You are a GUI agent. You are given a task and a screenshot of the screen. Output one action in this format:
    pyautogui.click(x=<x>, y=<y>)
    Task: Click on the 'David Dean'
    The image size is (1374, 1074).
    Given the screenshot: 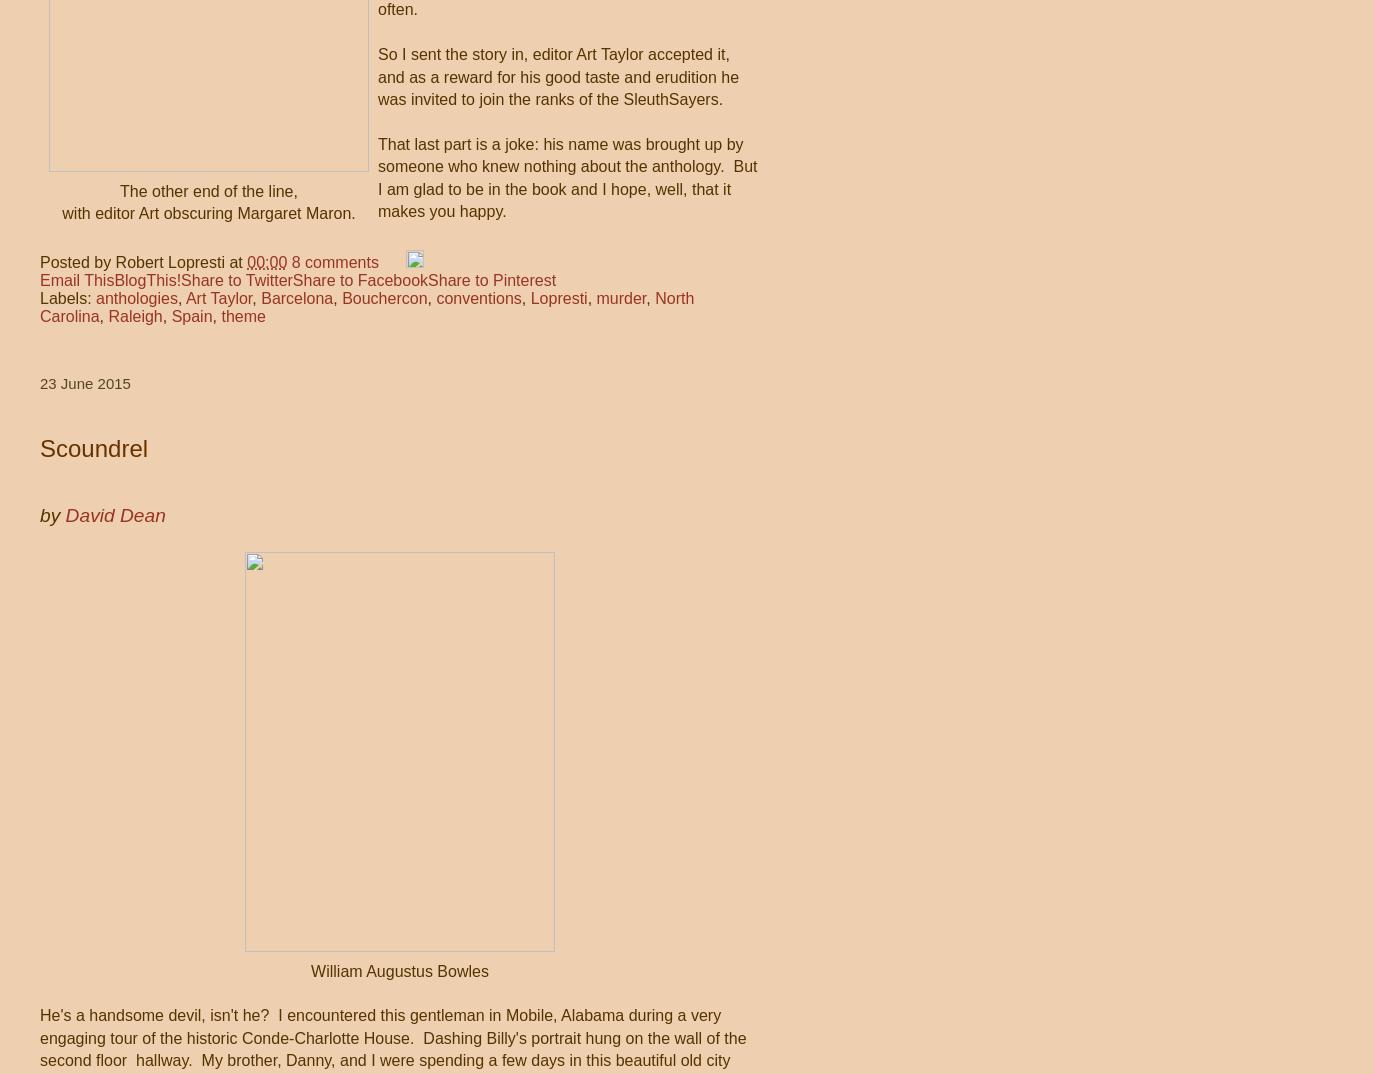 What is the action you would take?
    pyautogui.click(x=63, y=514)
    